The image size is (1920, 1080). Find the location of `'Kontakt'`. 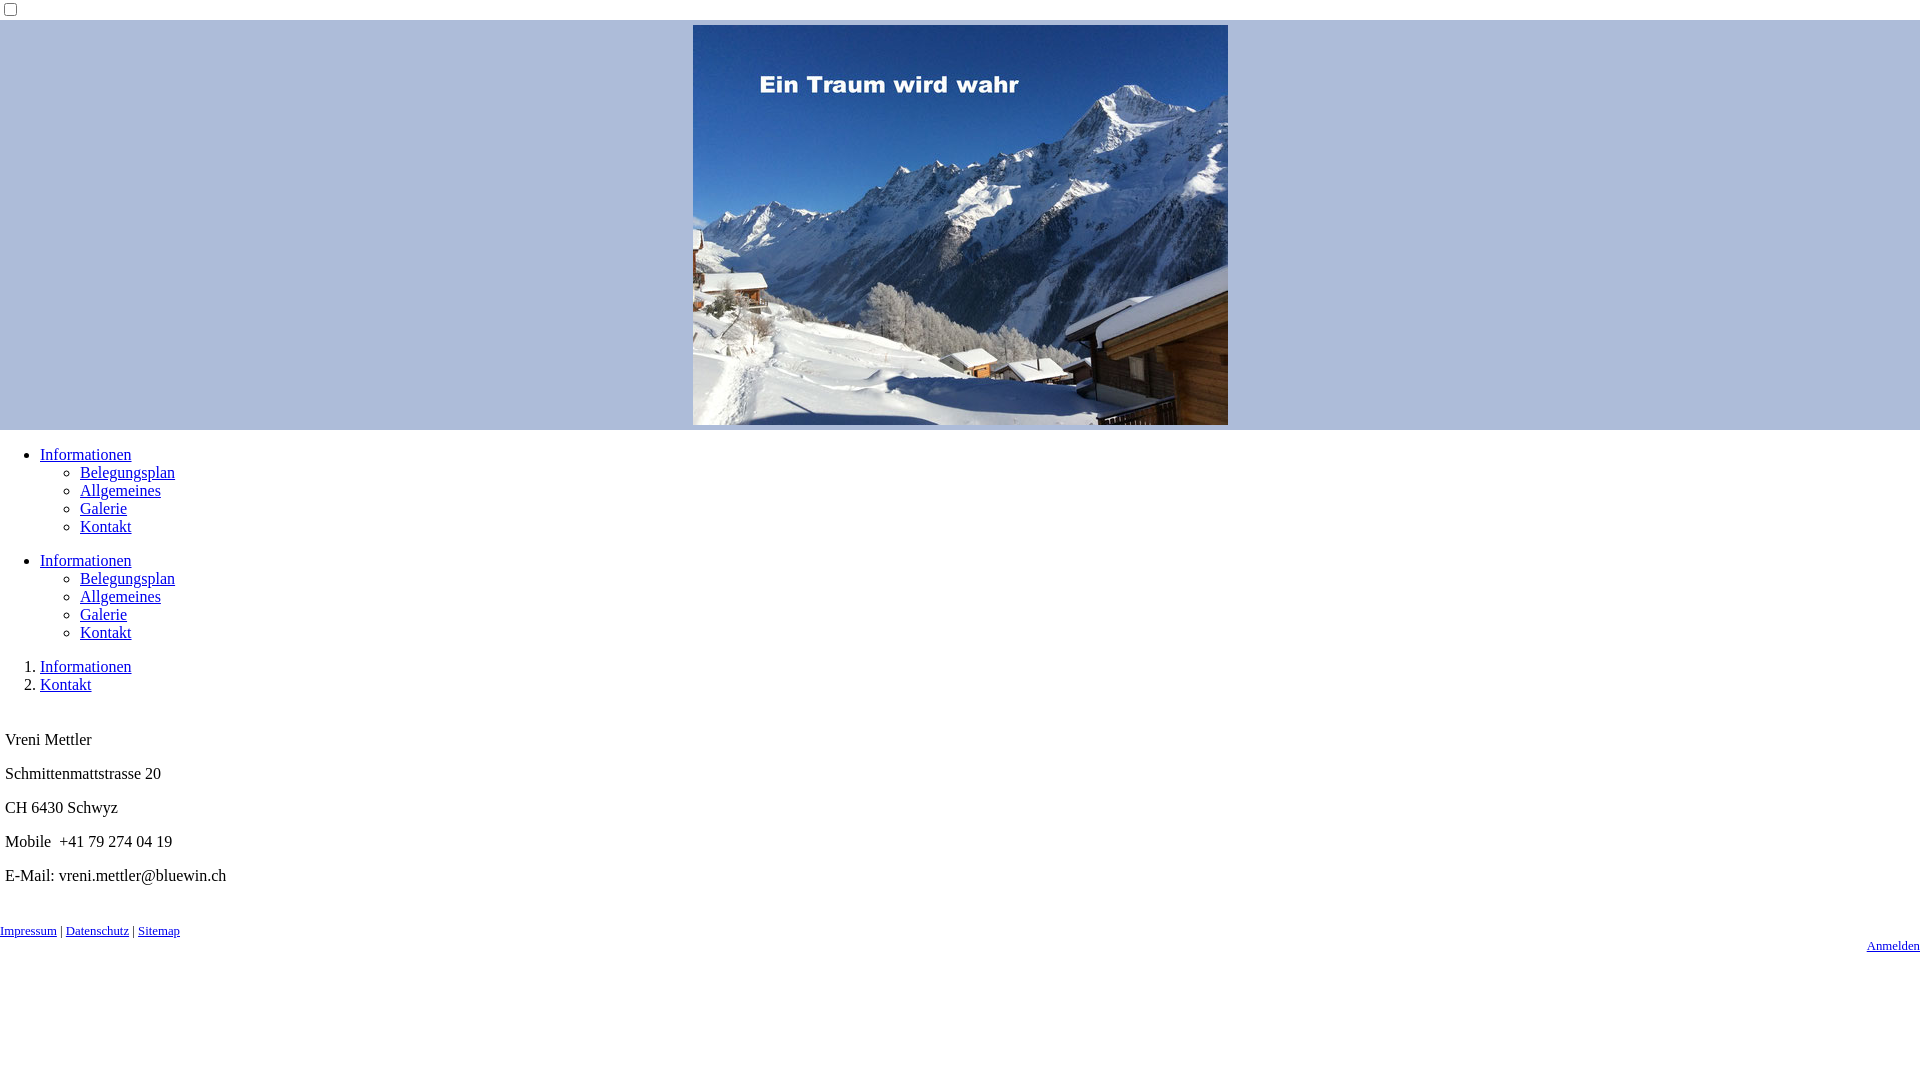

'Kontakt' is located at coordinates (104, 525).